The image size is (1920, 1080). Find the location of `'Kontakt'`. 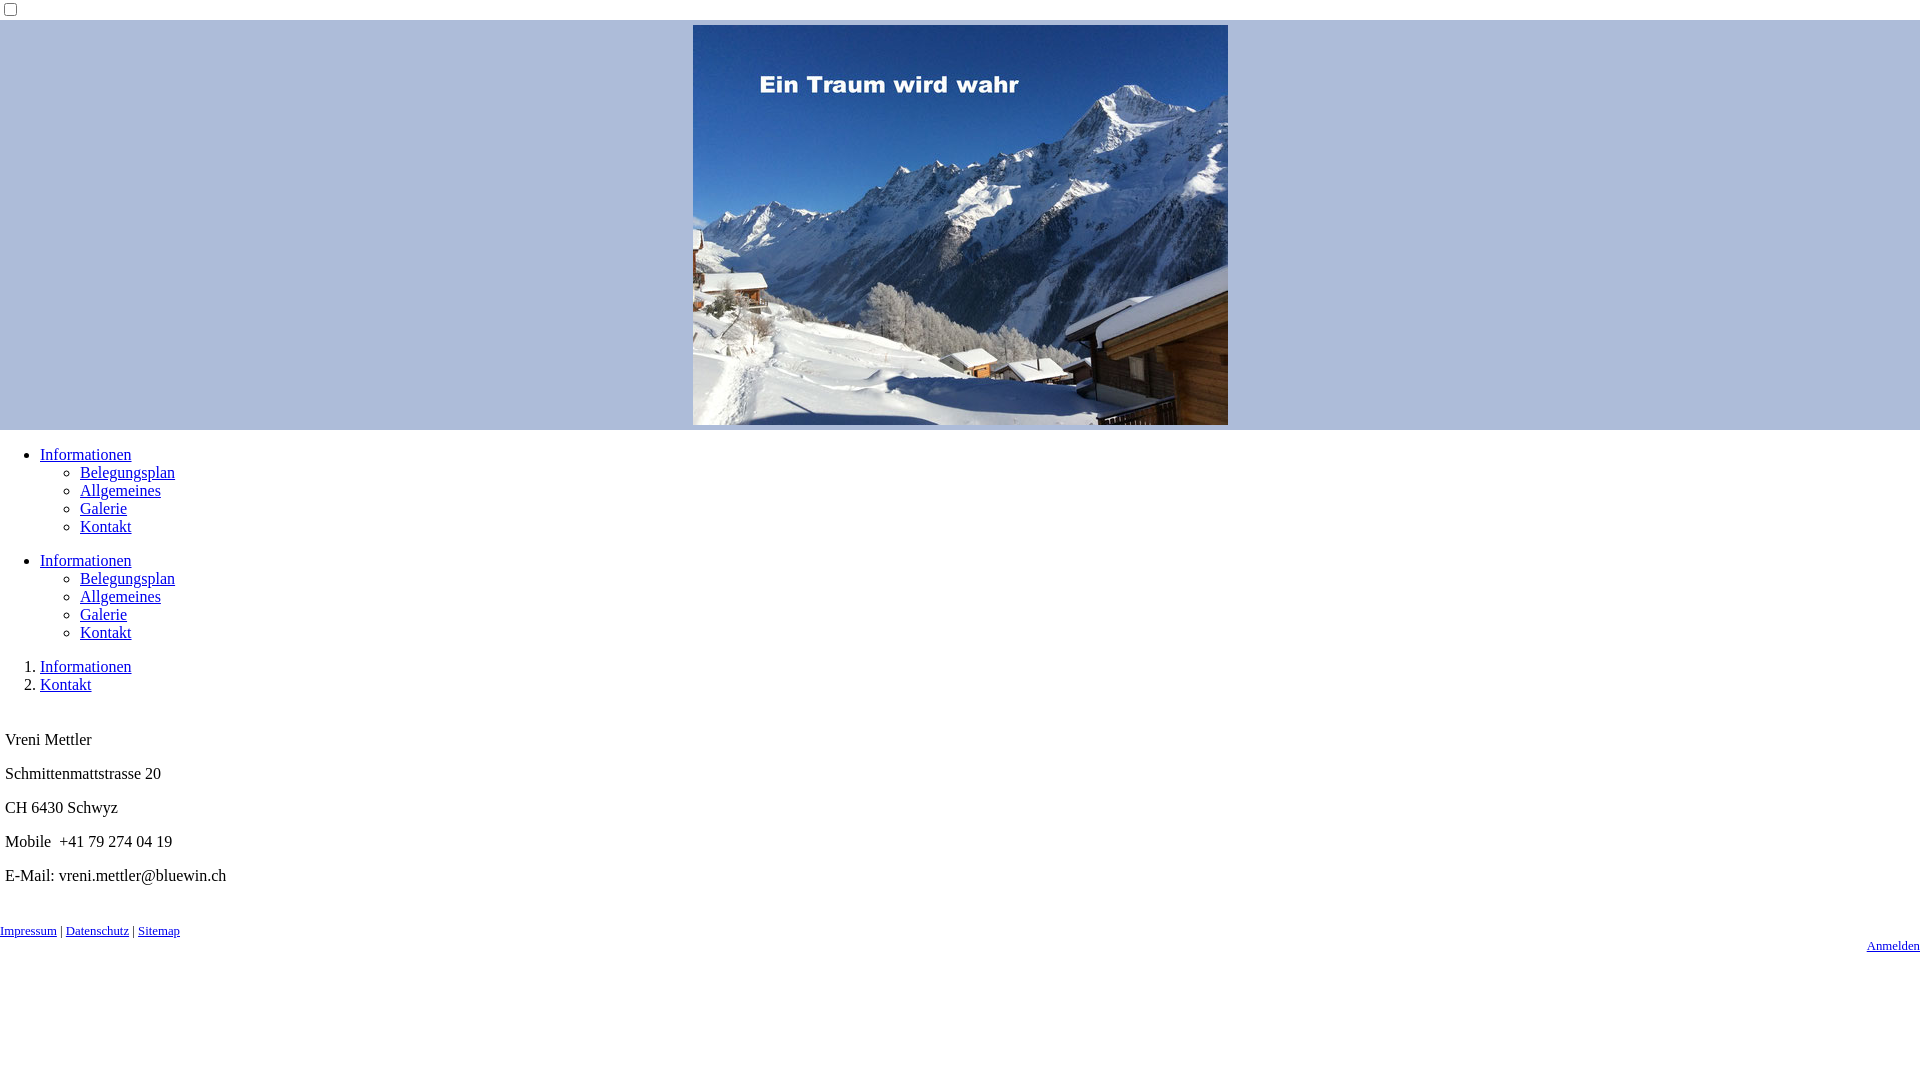

'Kontakt' is located at coordinates (104, 525).